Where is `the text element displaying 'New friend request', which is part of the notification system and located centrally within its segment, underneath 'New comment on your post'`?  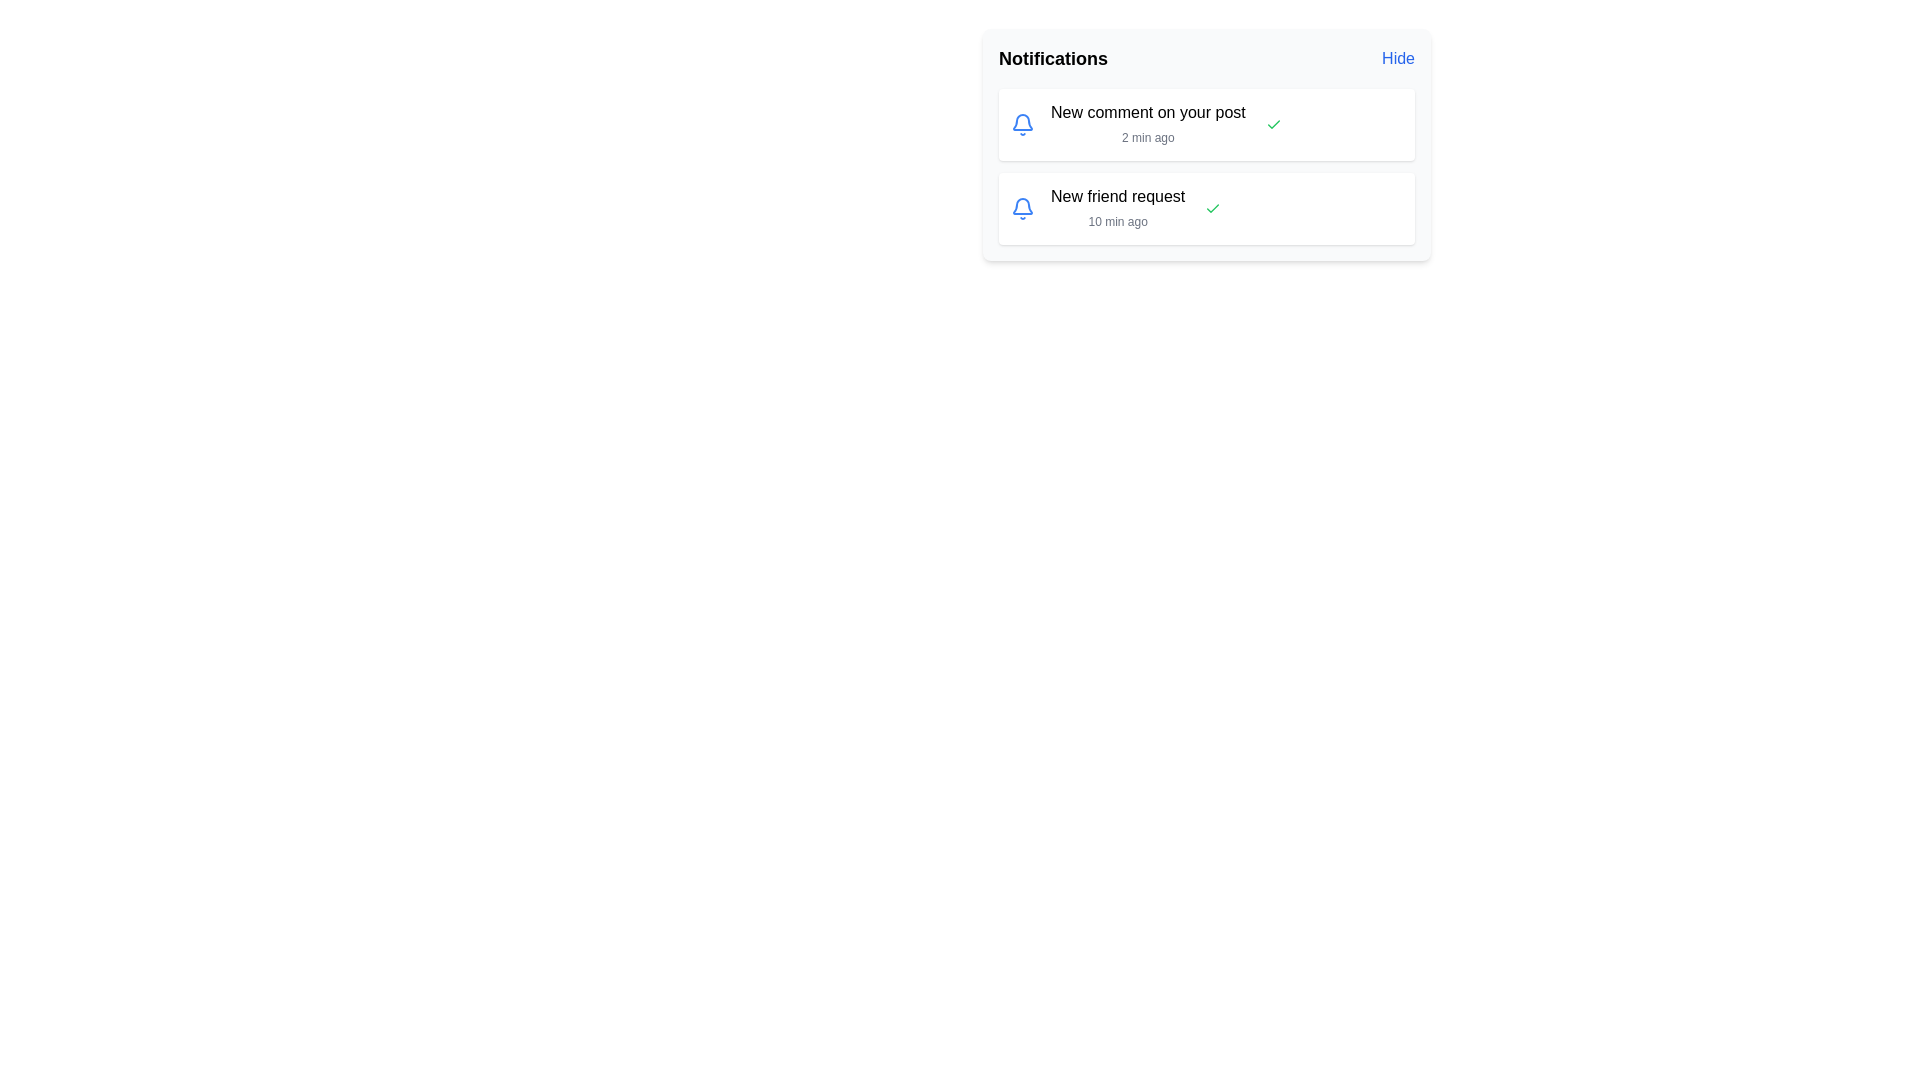
the text element displaying 'New friend request', which is part of the notification system and located centrally within its segment, underneath 'New comment on your post' is located at coordinates (1117, 196).